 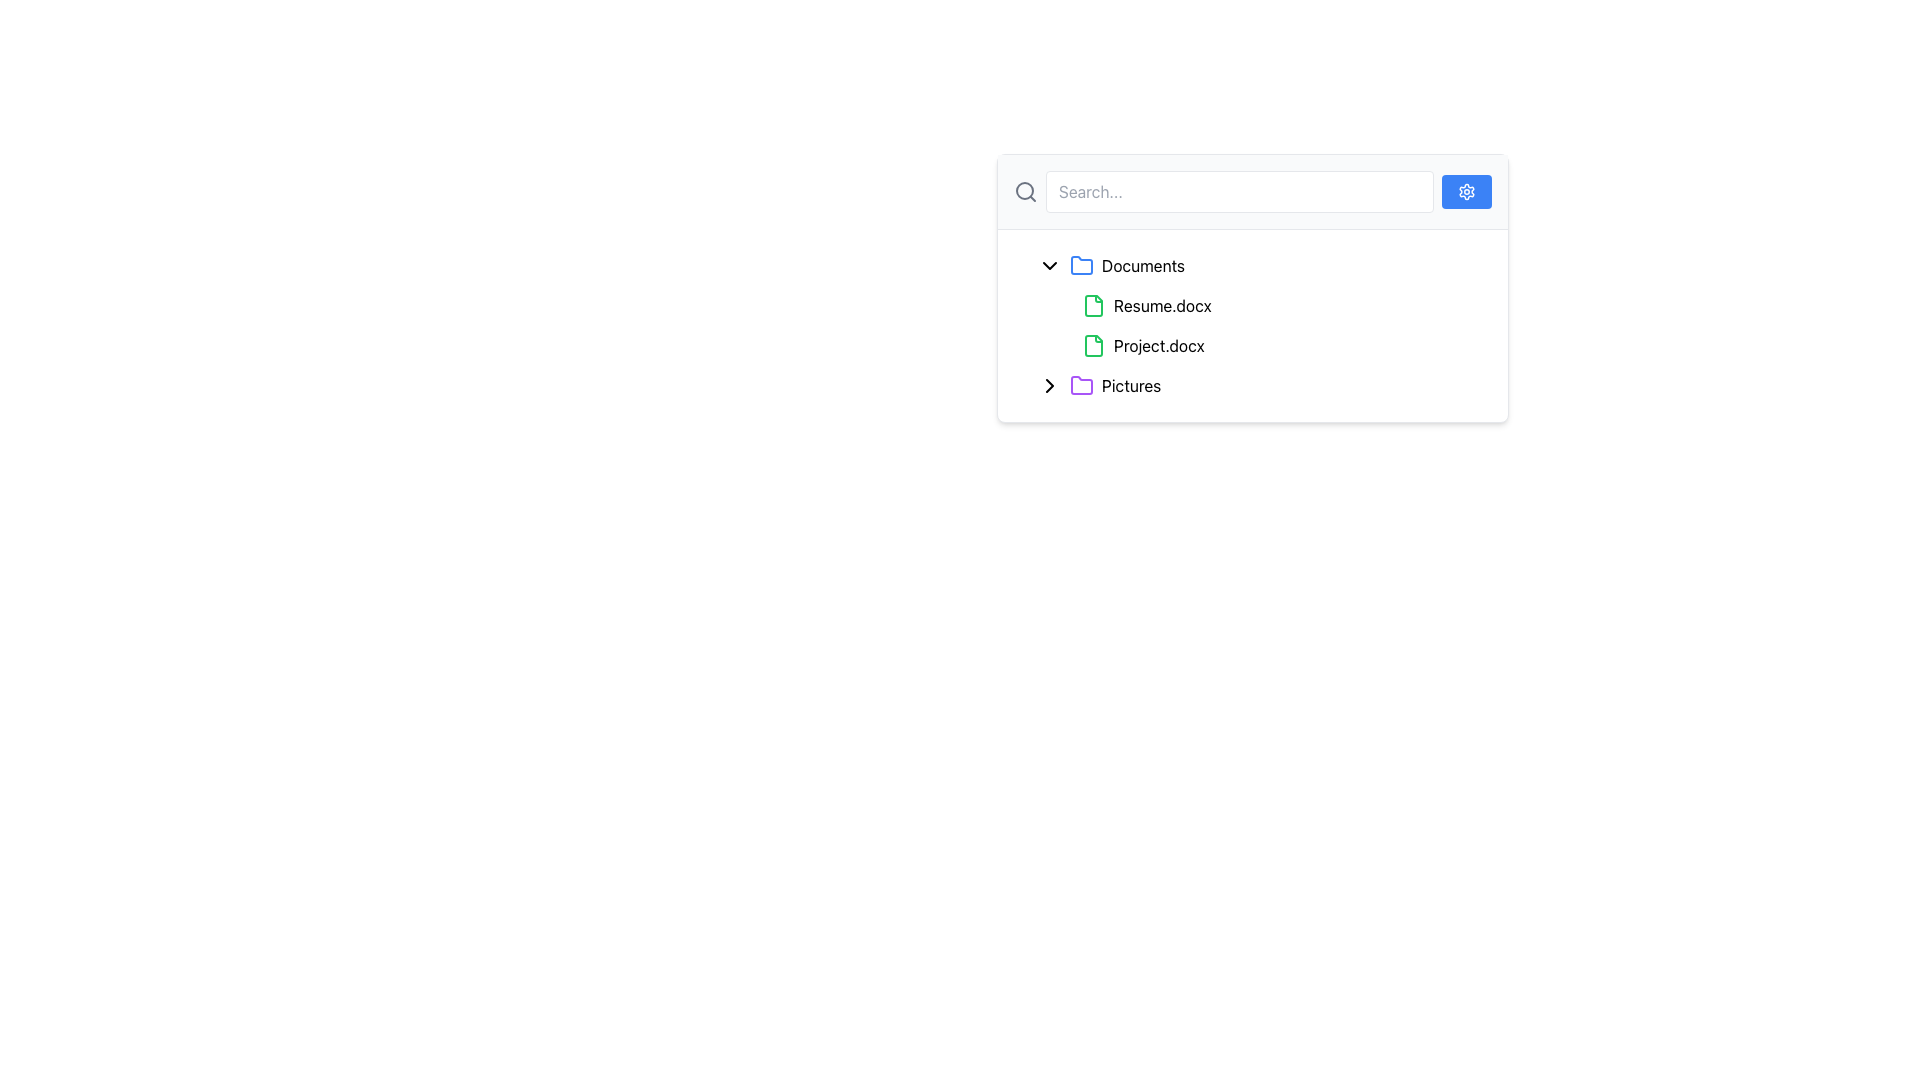 What do you see at coordinates (1467, 192) in the screenshot?
I see `the gear-shaped settings icon located in the top-right corner of the file navigation interface` at bounding box center [1467, 192].